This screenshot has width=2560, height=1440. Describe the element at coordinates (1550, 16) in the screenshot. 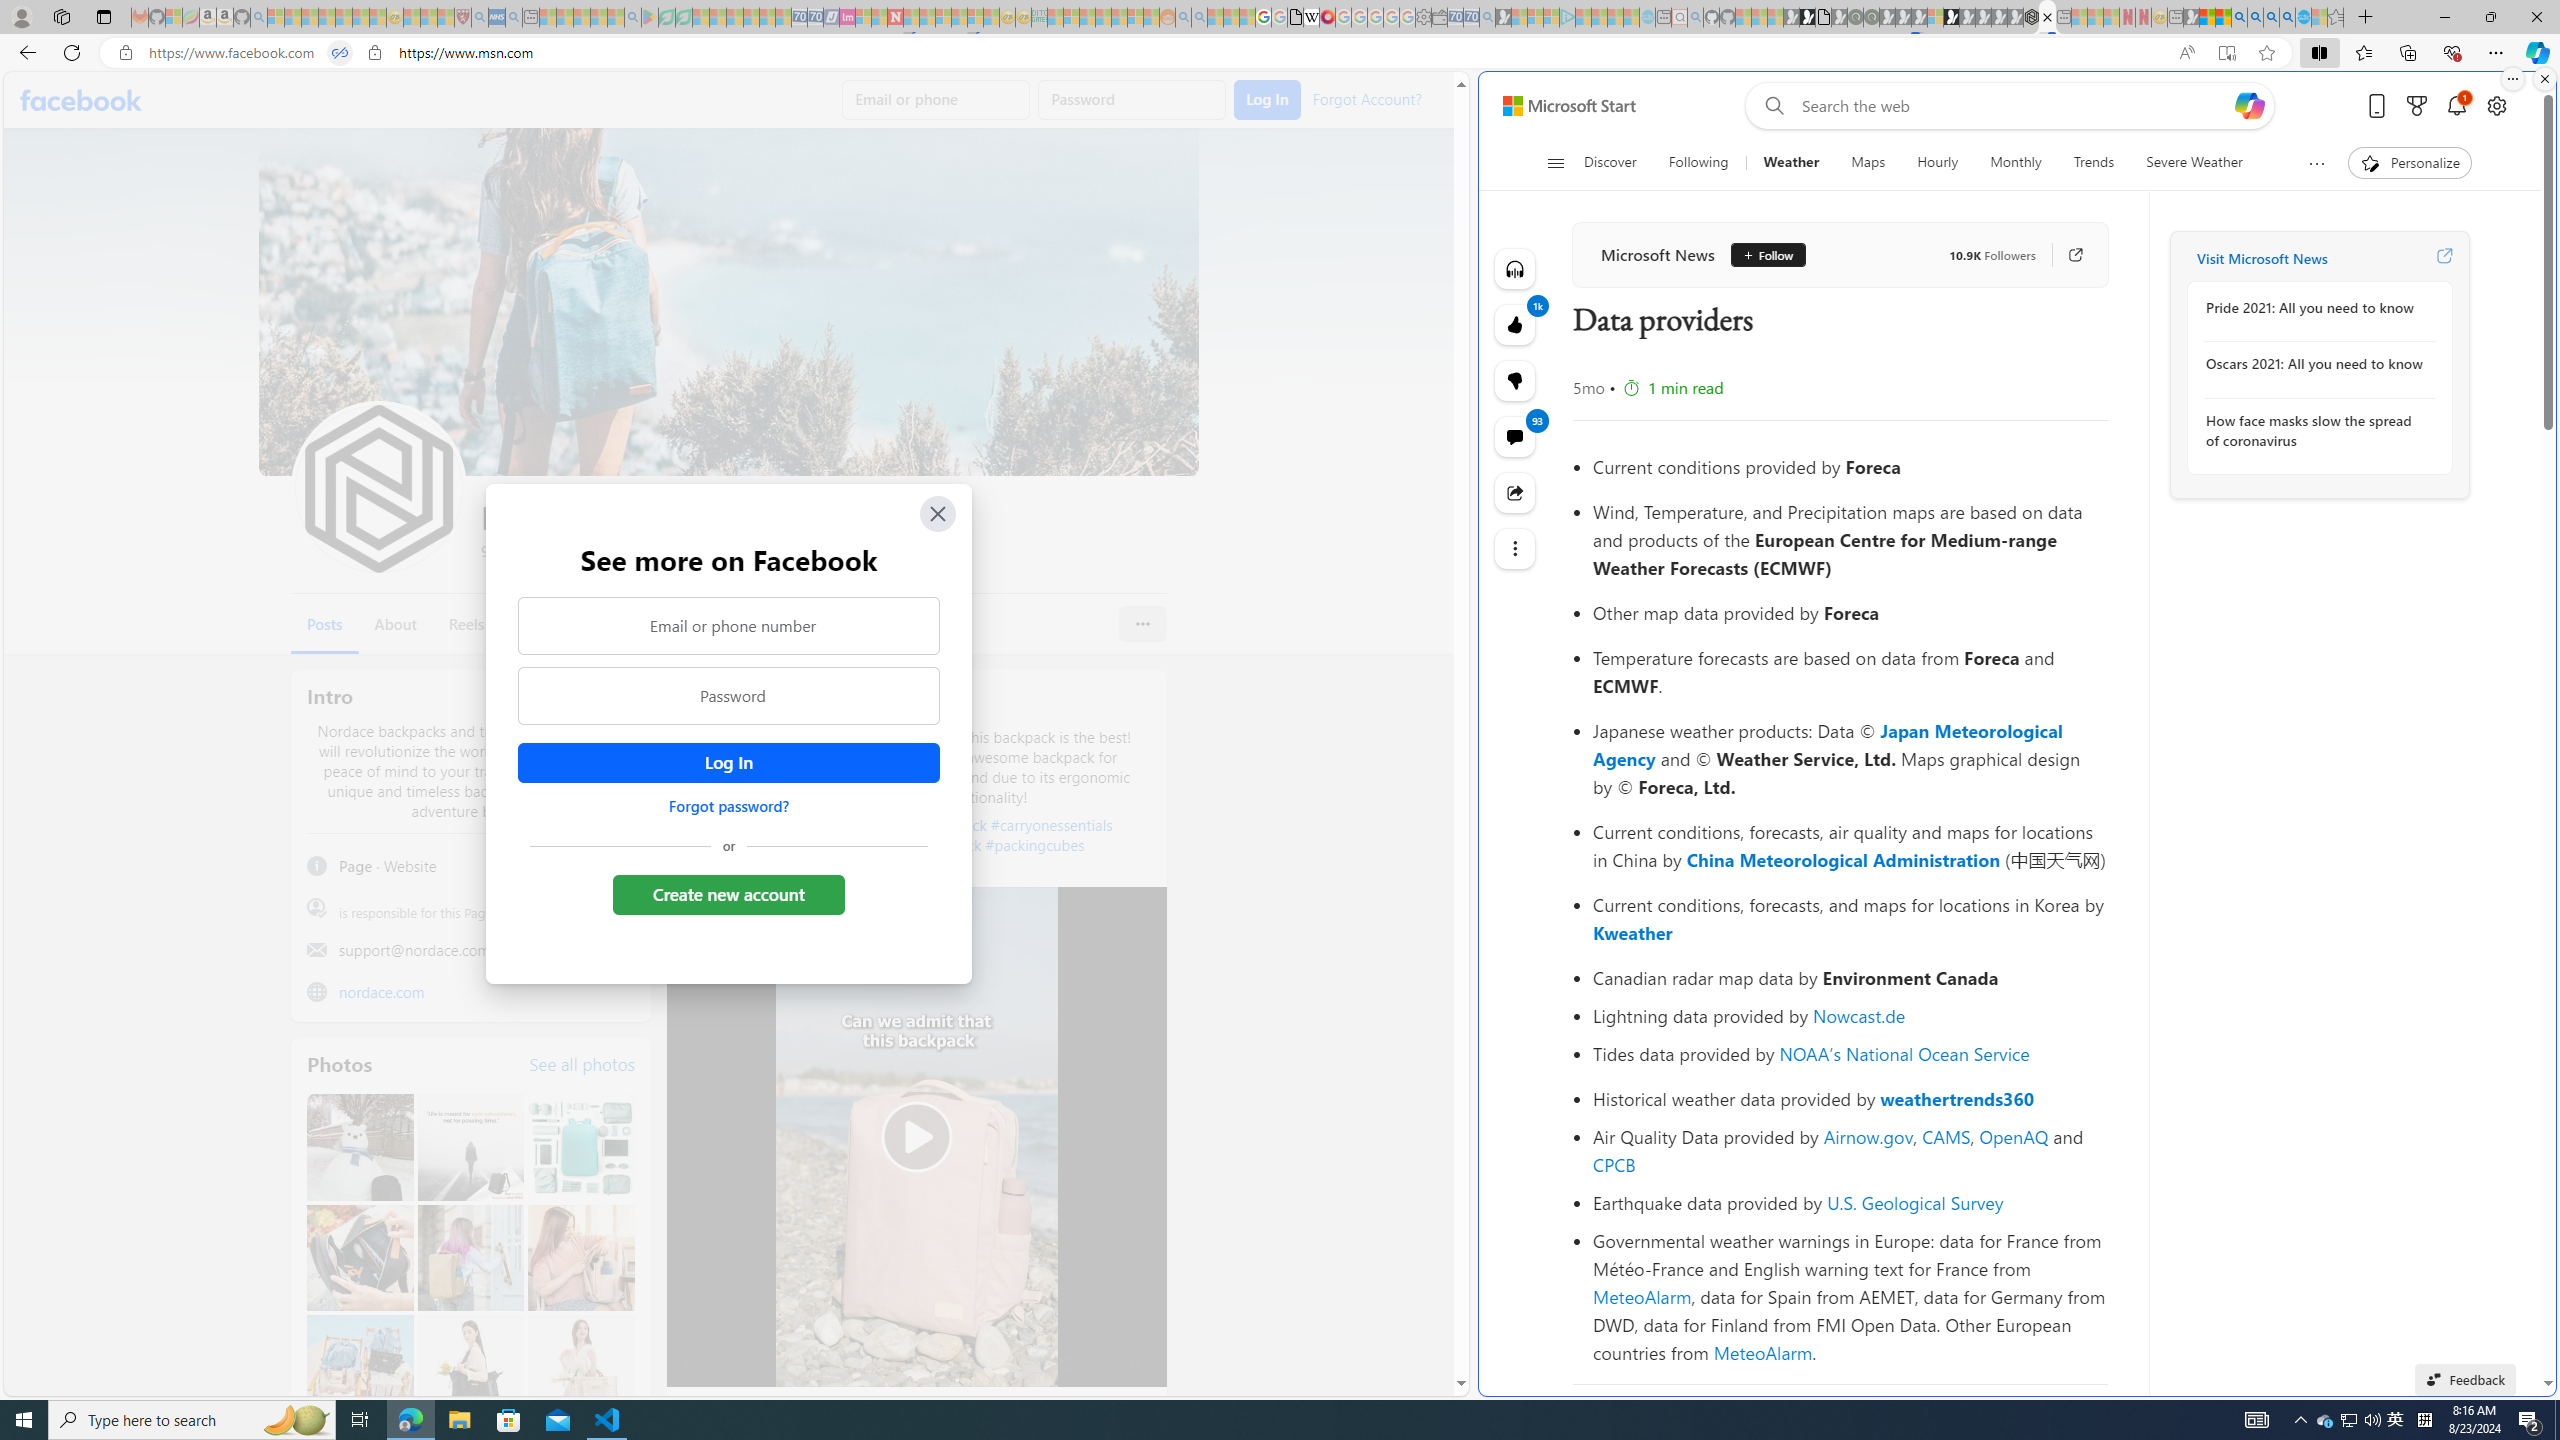

I see `'Microsoft account | Privacy - Sleeping'` at that location.